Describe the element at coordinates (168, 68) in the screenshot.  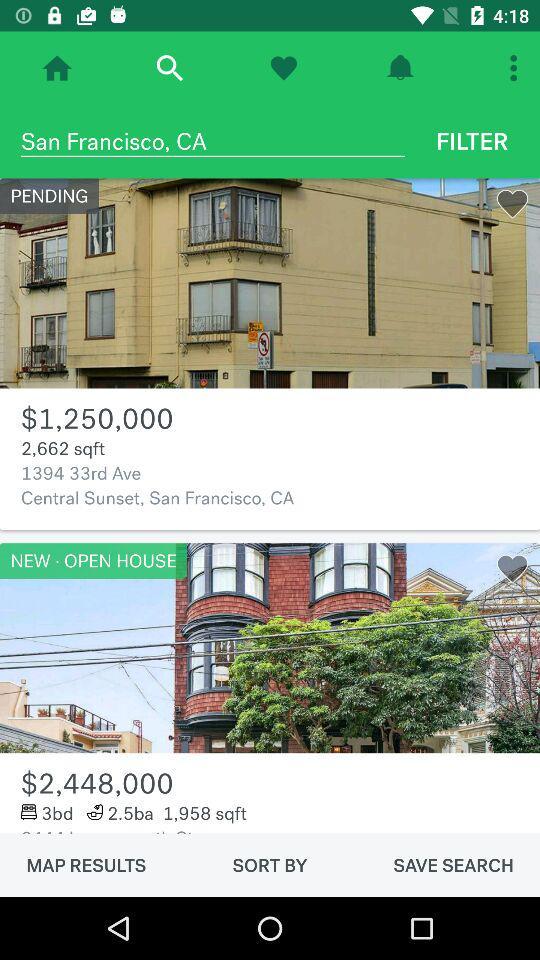
I see `search item` at that location.